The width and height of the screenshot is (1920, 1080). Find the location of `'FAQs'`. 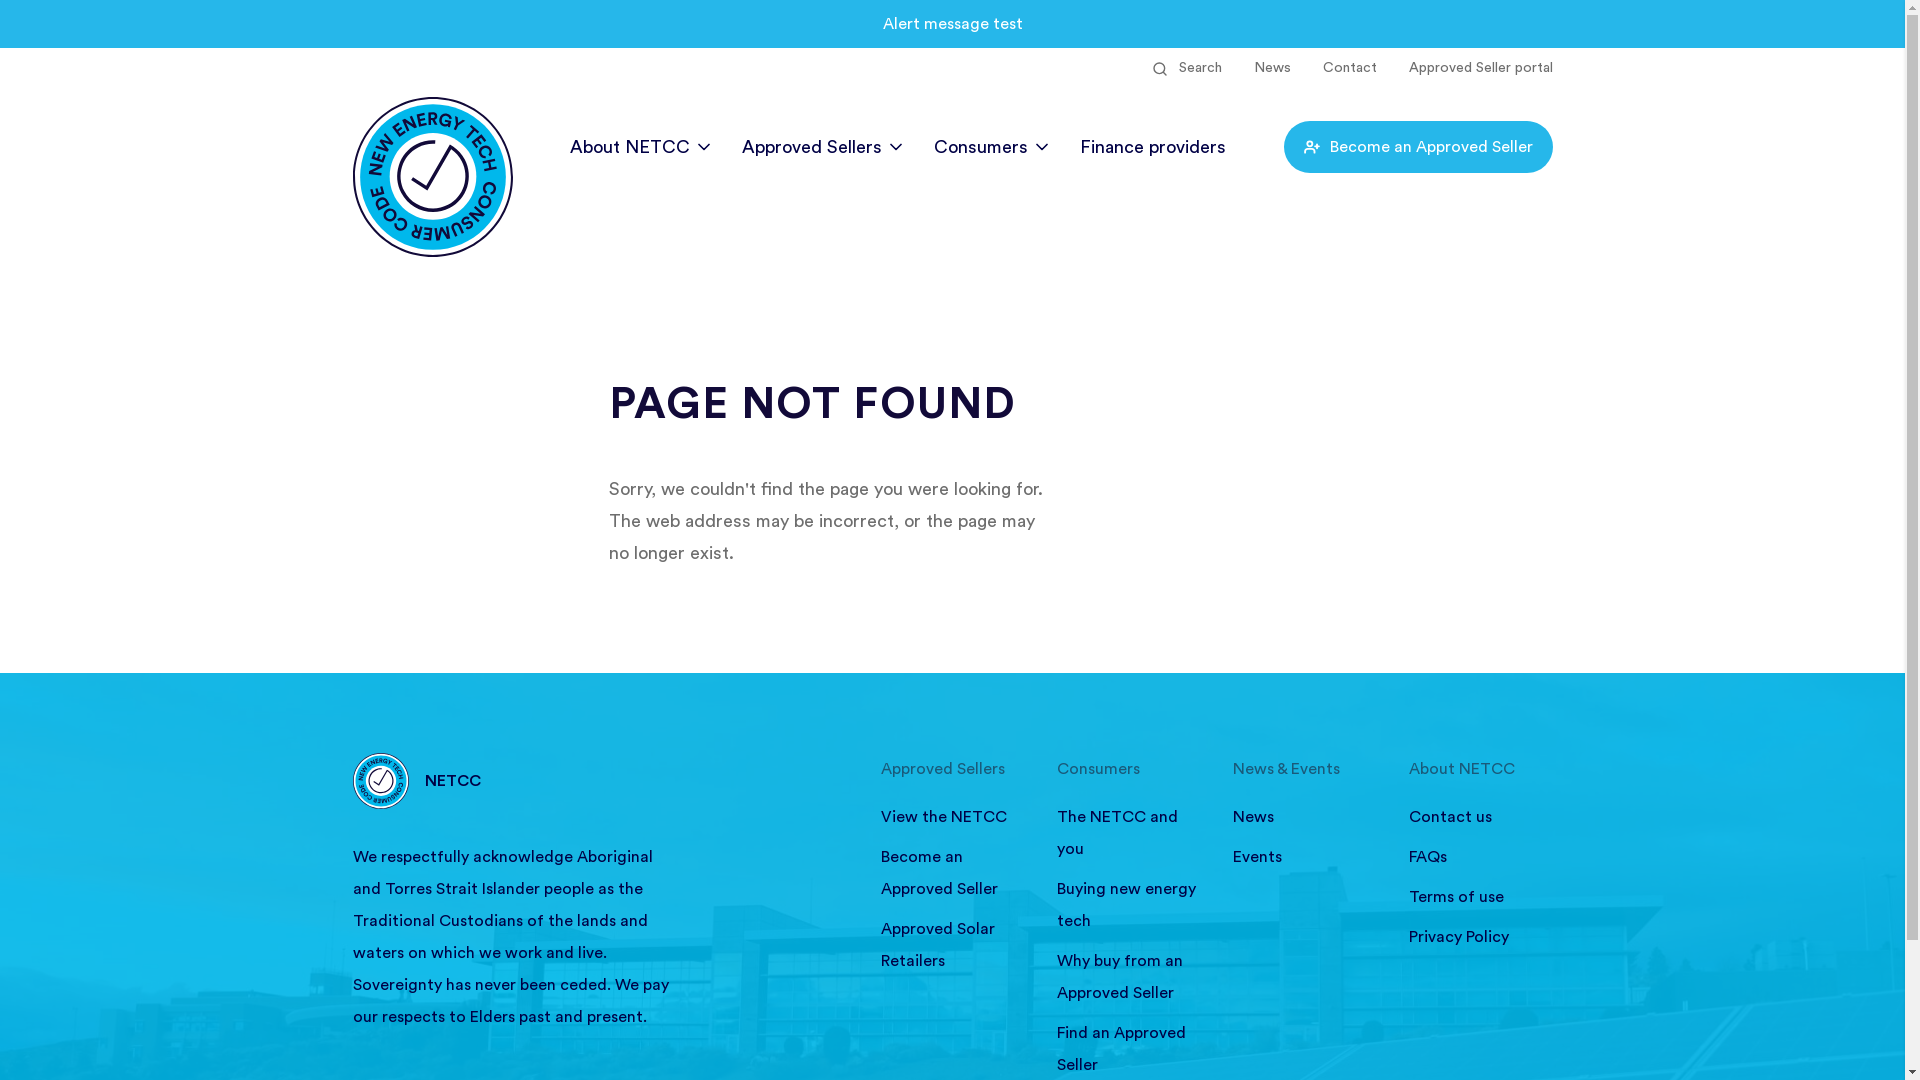

'FAQs' is located at coordinates (1479, 855).